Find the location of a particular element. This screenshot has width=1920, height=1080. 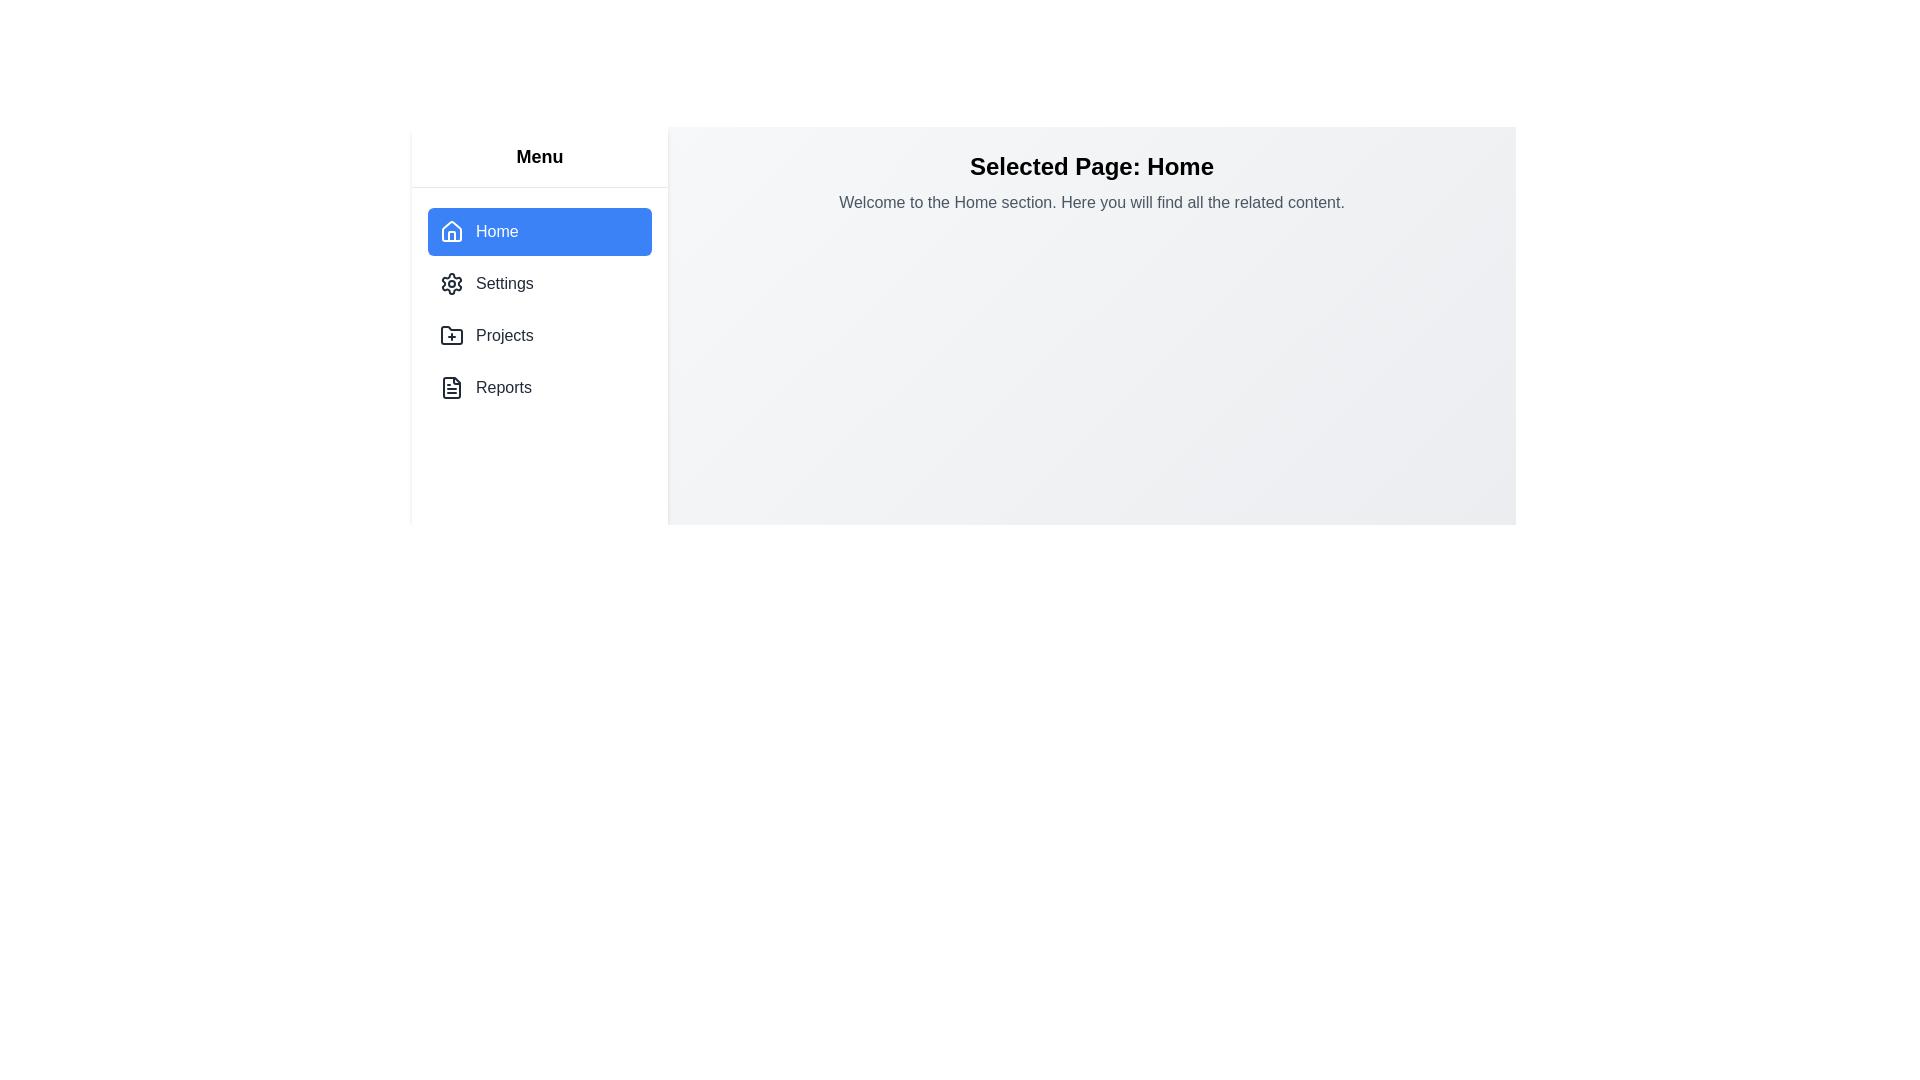

static text header that displays 'Selected Page: Home', which is centered and bold at the top of the content area is located at coordinates (1090, 165).